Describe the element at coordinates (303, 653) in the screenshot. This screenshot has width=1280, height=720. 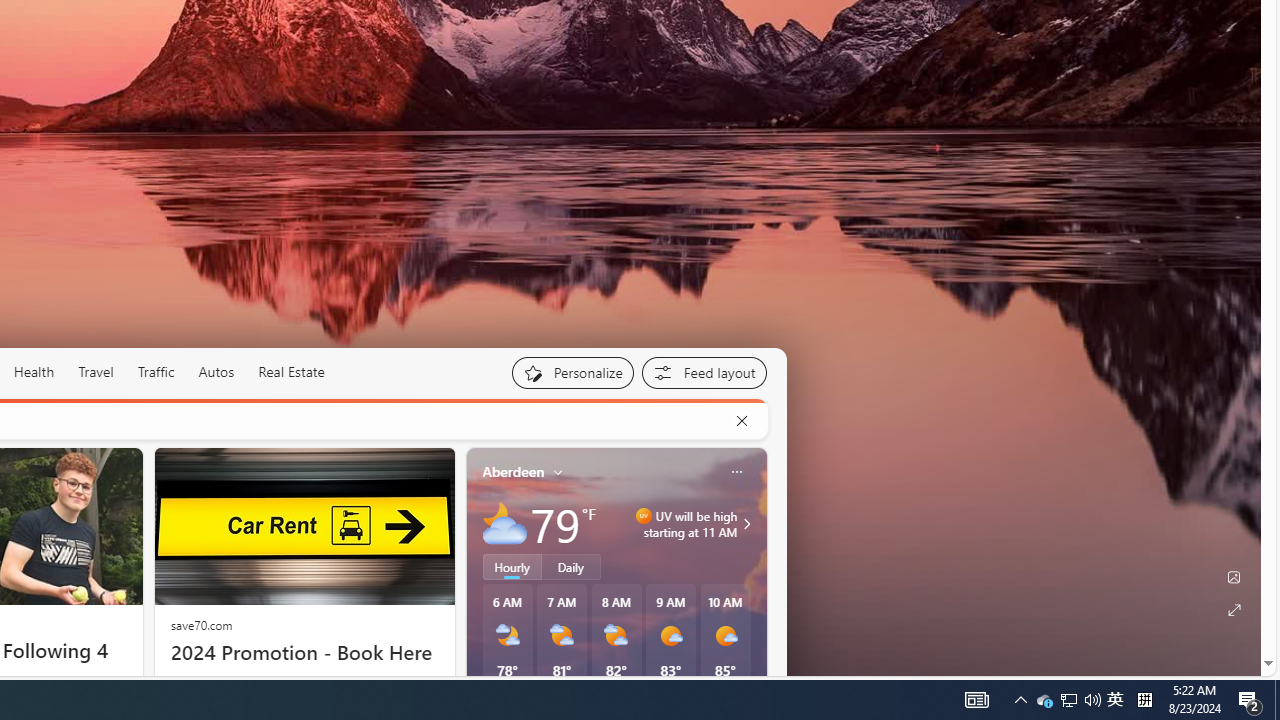
I see `'2024 Promotion - Book Here'` at that location.